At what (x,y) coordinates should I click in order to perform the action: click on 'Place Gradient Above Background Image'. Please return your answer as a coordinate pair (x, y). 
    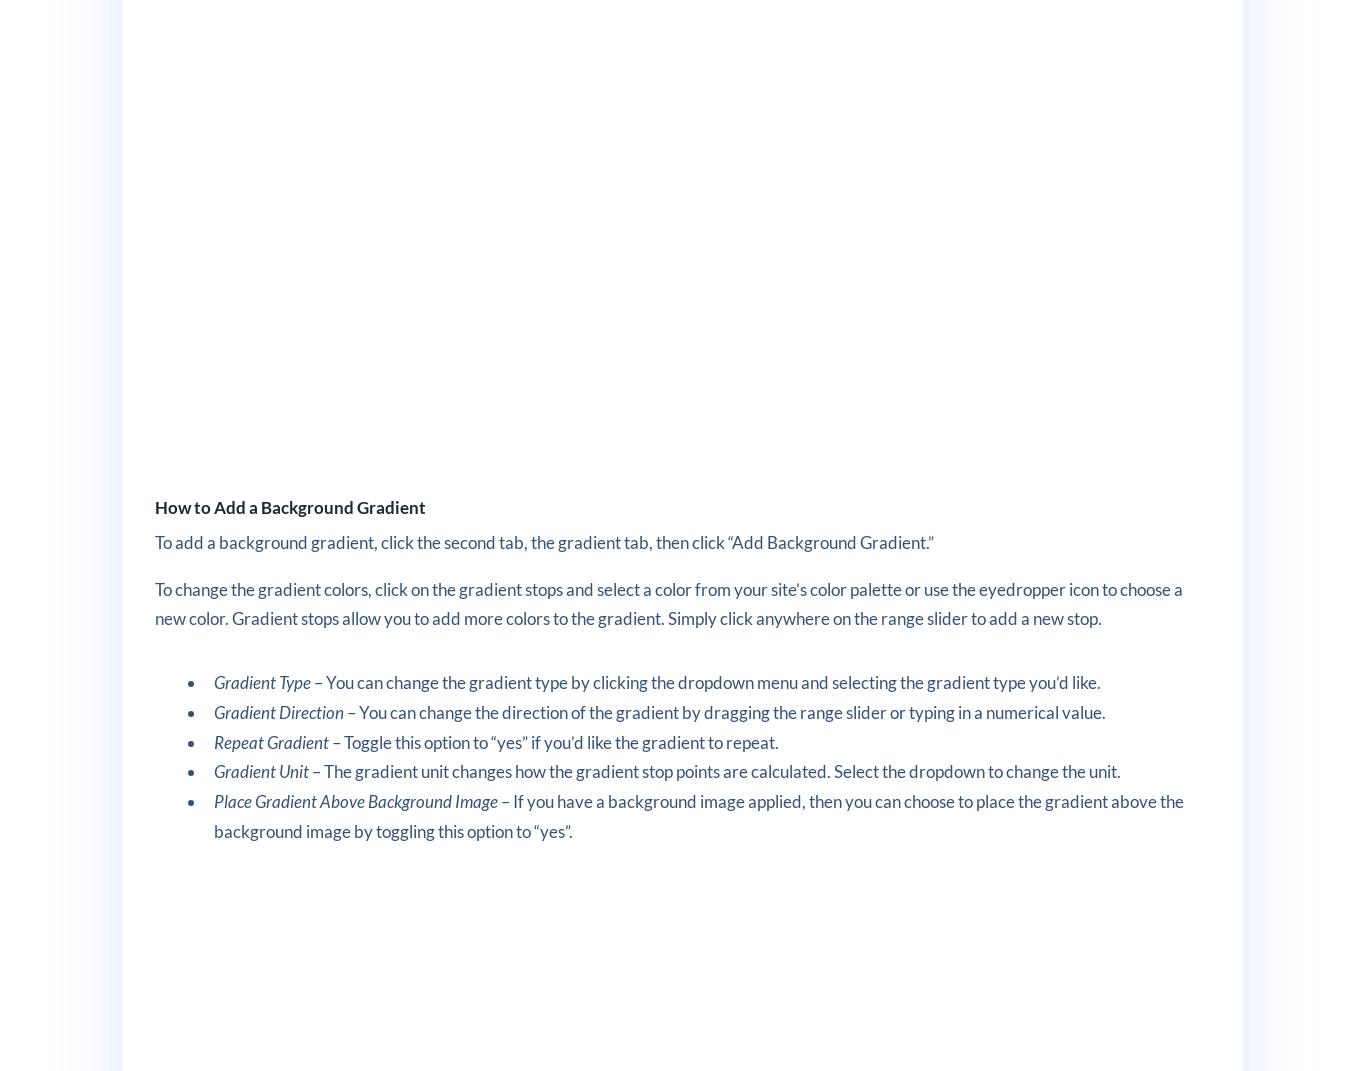
    Looking at the image, I should click on (354, 800).